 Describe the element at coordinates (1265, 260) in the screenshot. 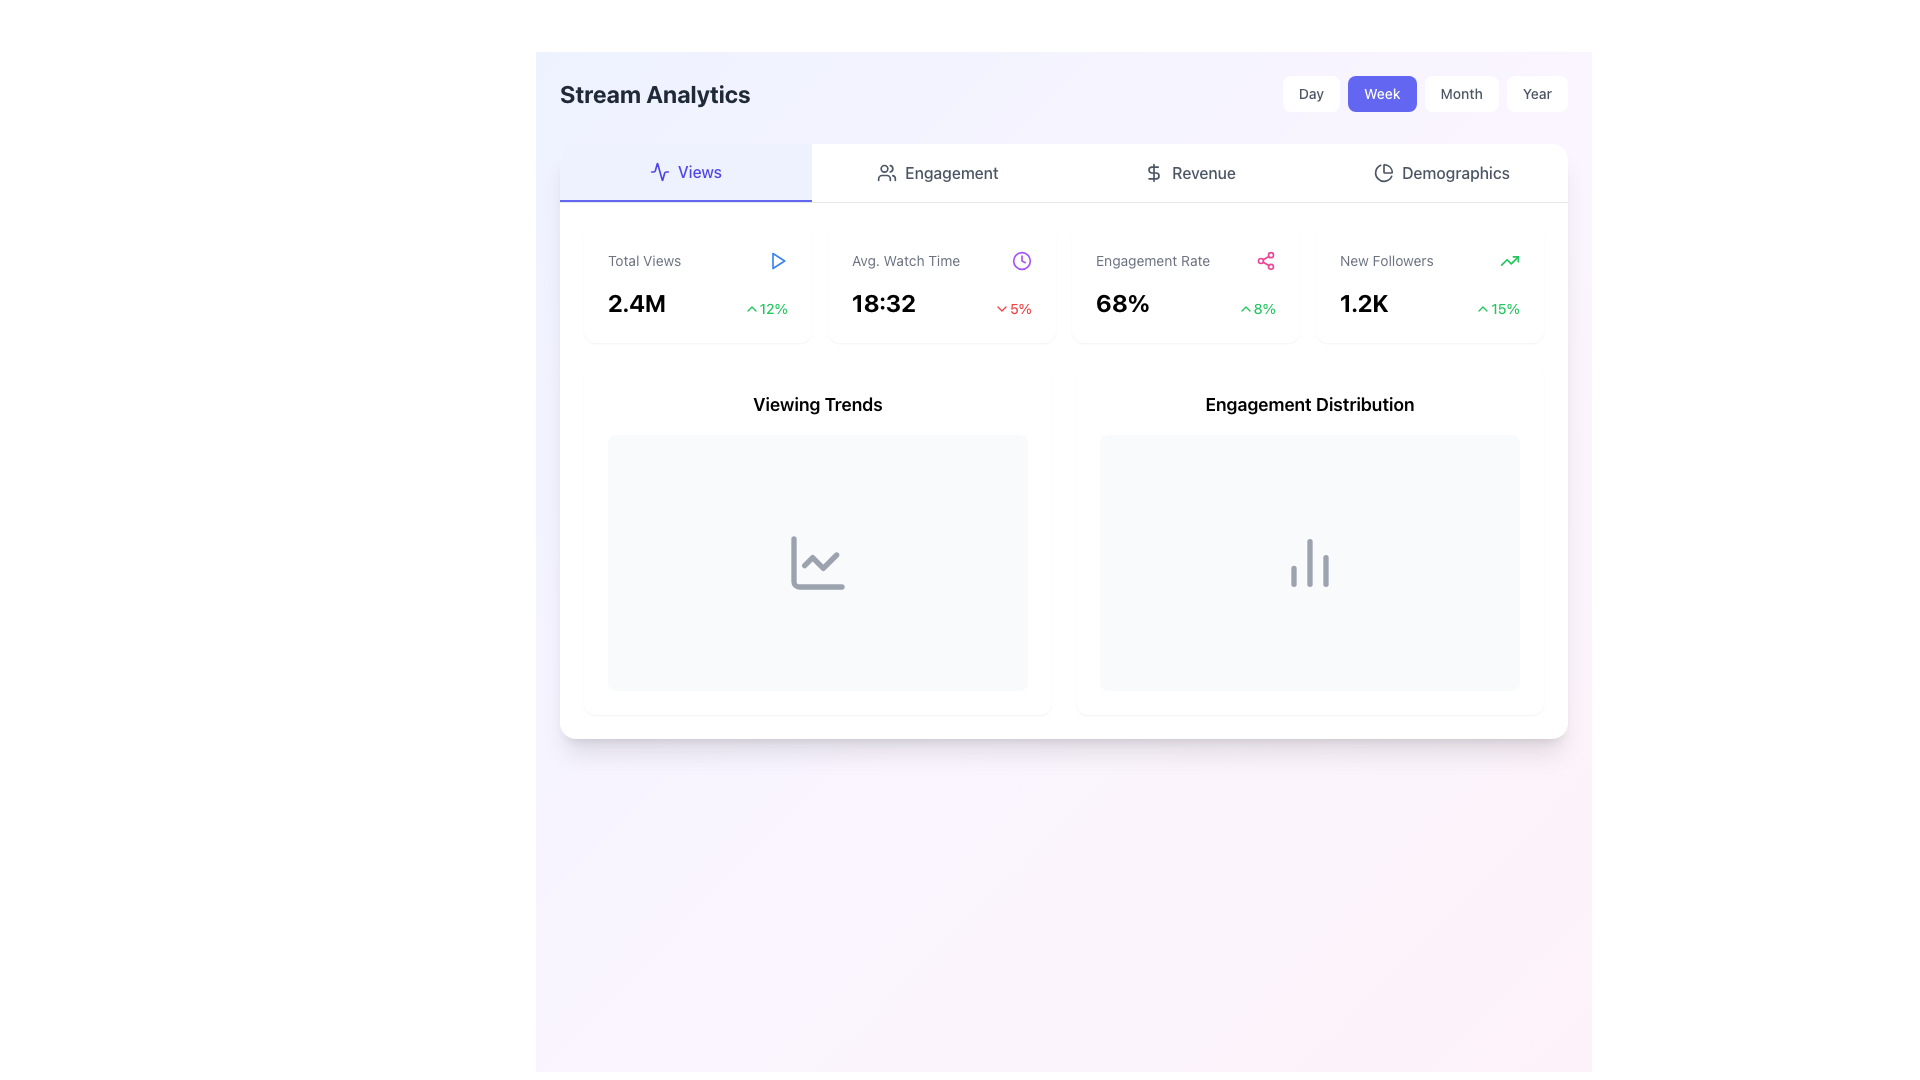

I see `the share or action button icon located near the top center of the display within the 'Engagement Rate' card, positioned to the right of the '68%' text` at that location.